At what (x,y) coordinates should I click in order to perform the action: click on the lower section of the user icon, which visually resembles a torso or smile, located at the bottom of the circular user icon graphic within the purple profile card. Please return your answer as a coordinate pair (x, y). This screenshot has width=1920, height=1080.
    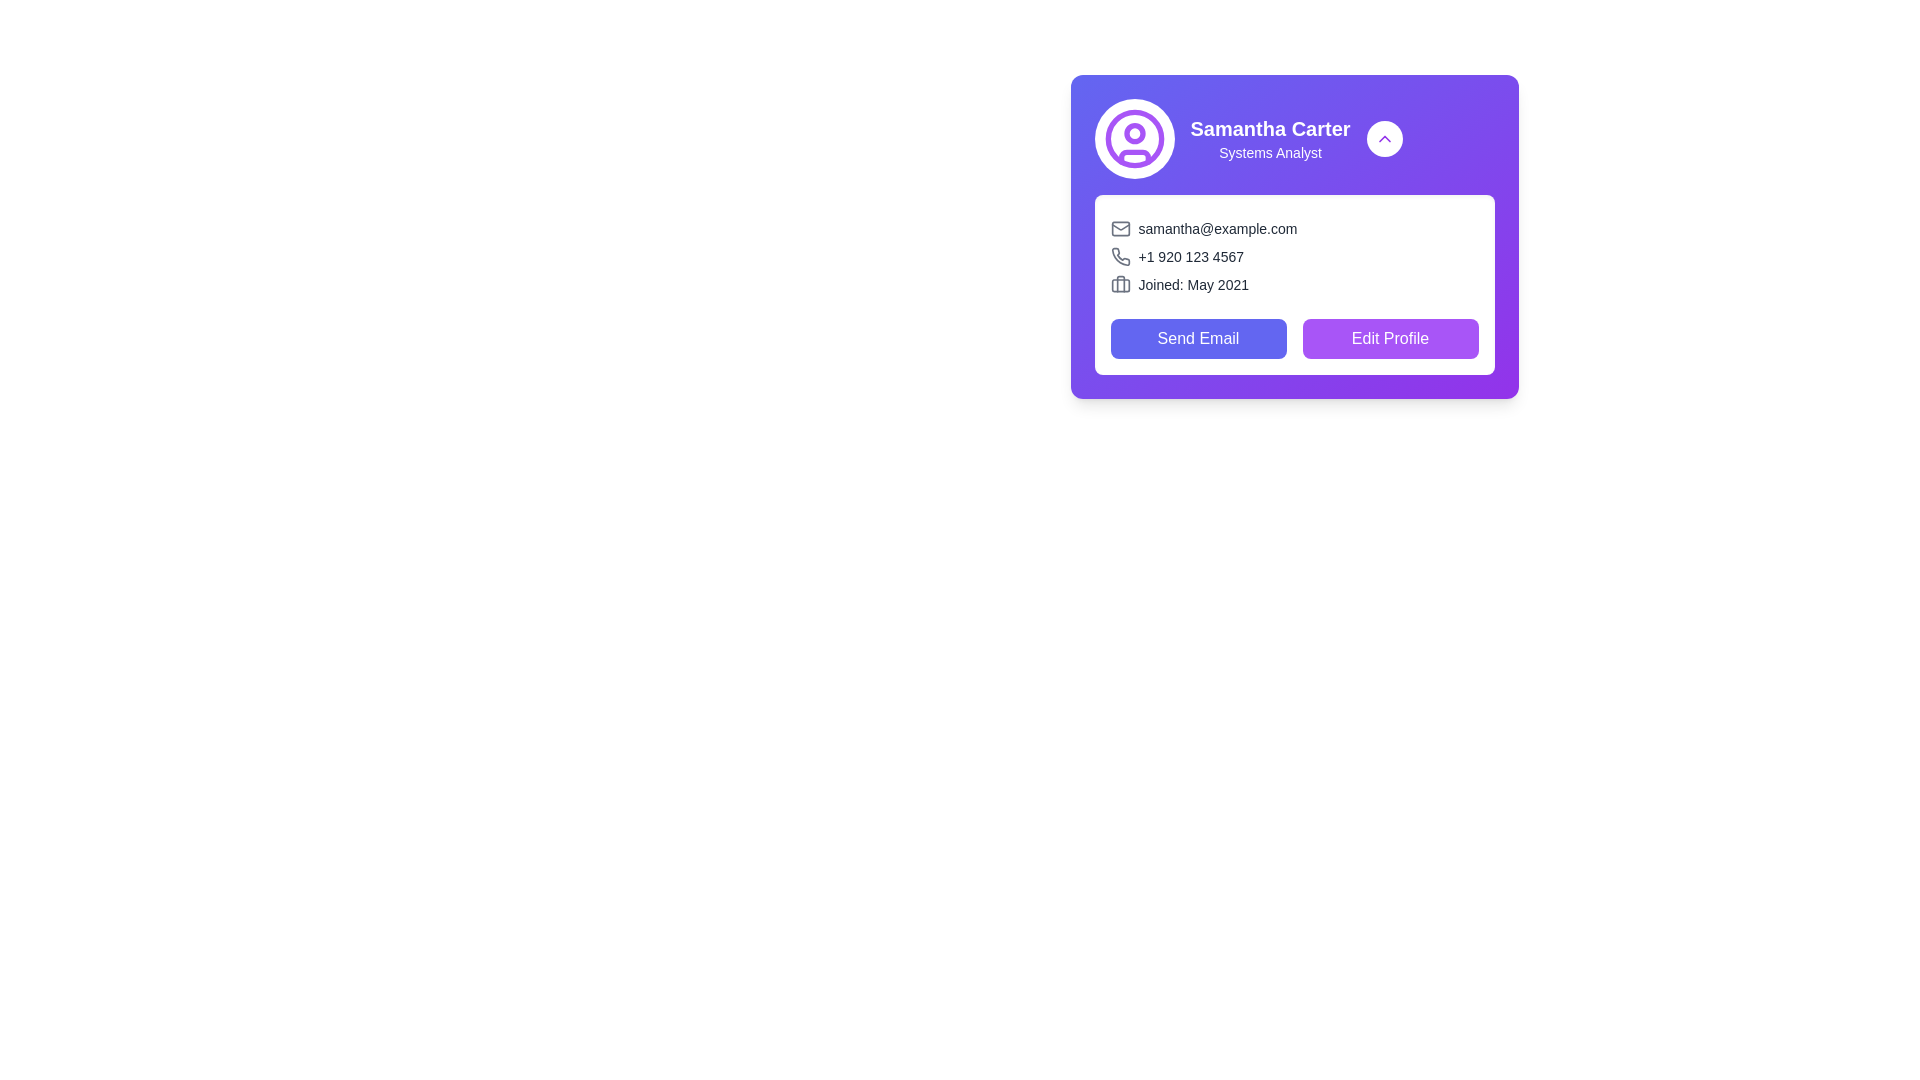
    Looking at the image, I should click on (1134, 156).